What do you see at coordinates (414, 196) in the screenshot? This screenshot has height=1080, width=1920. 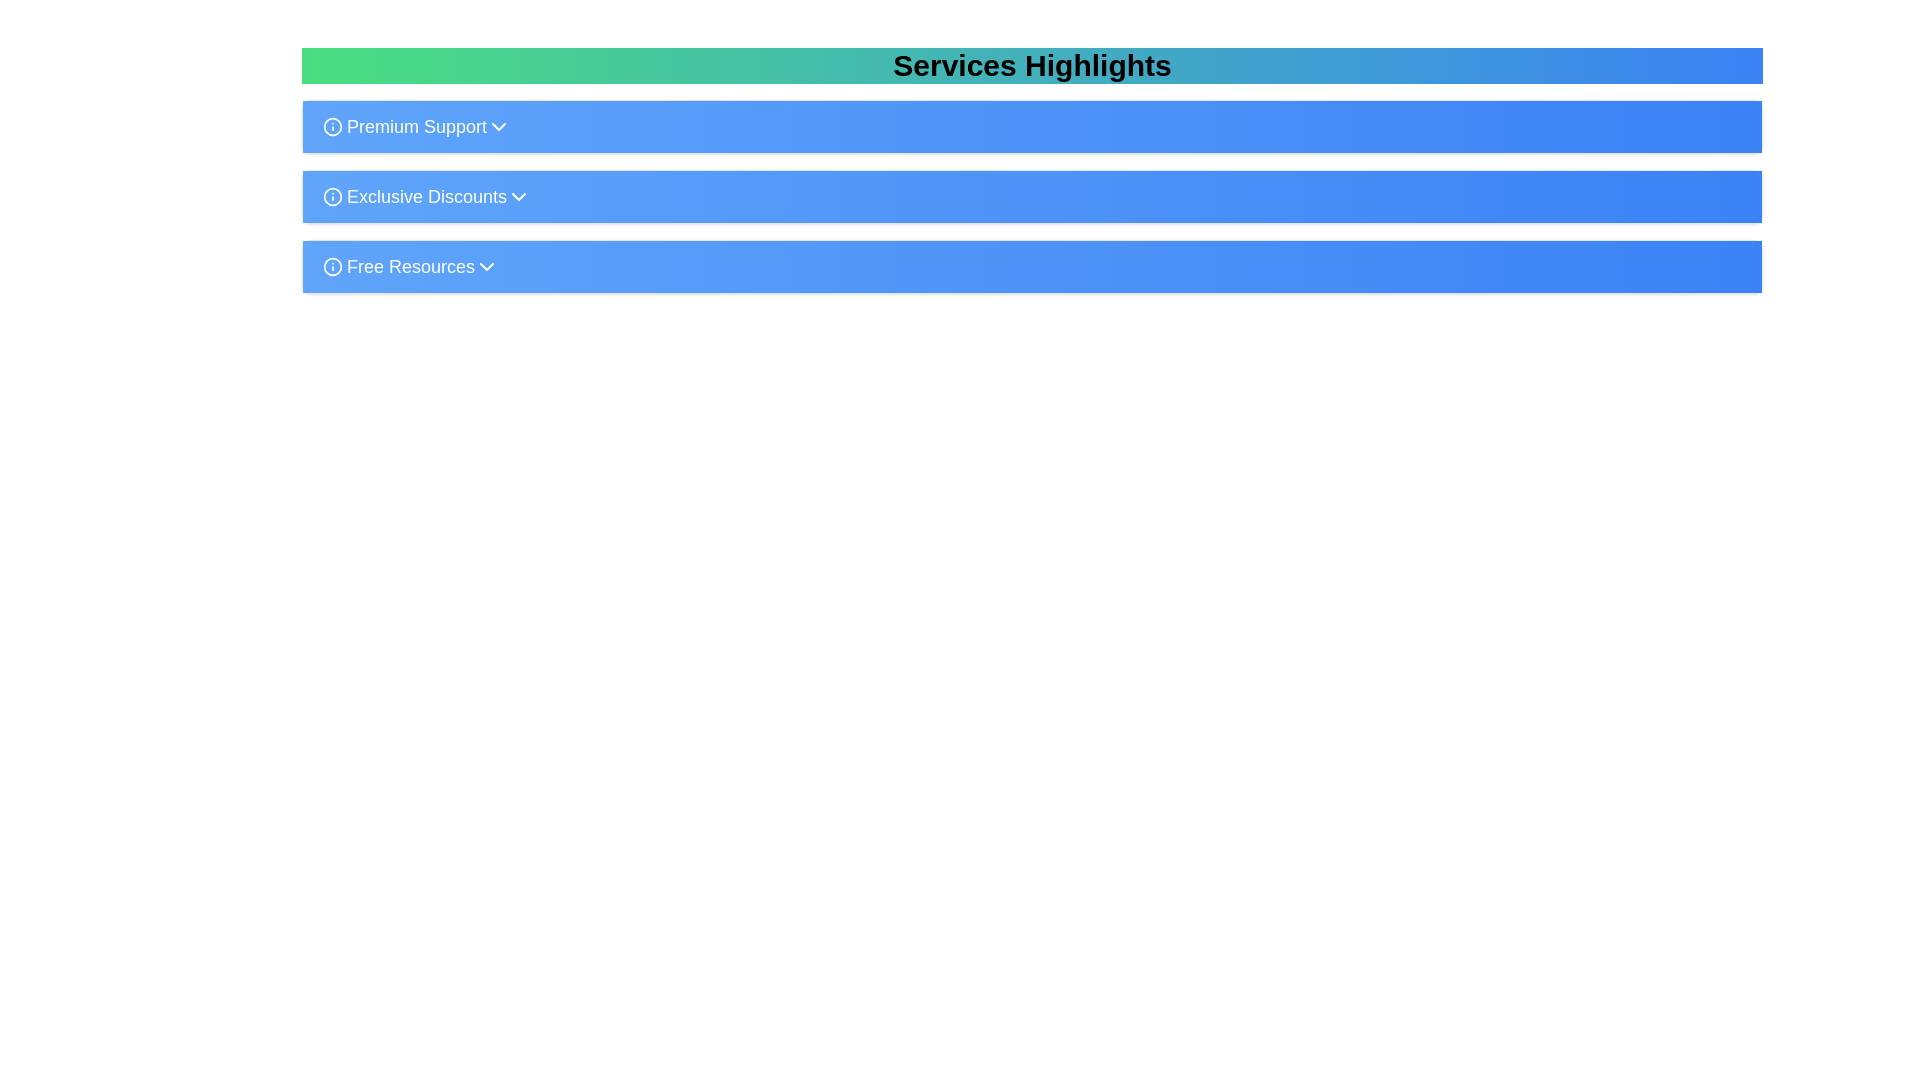 I see `the Text label heading that serves as the title for exclusive discounts, positioned centrally between 'Premium Support' and 'Free Resources'` at bounding box center [414, 196].